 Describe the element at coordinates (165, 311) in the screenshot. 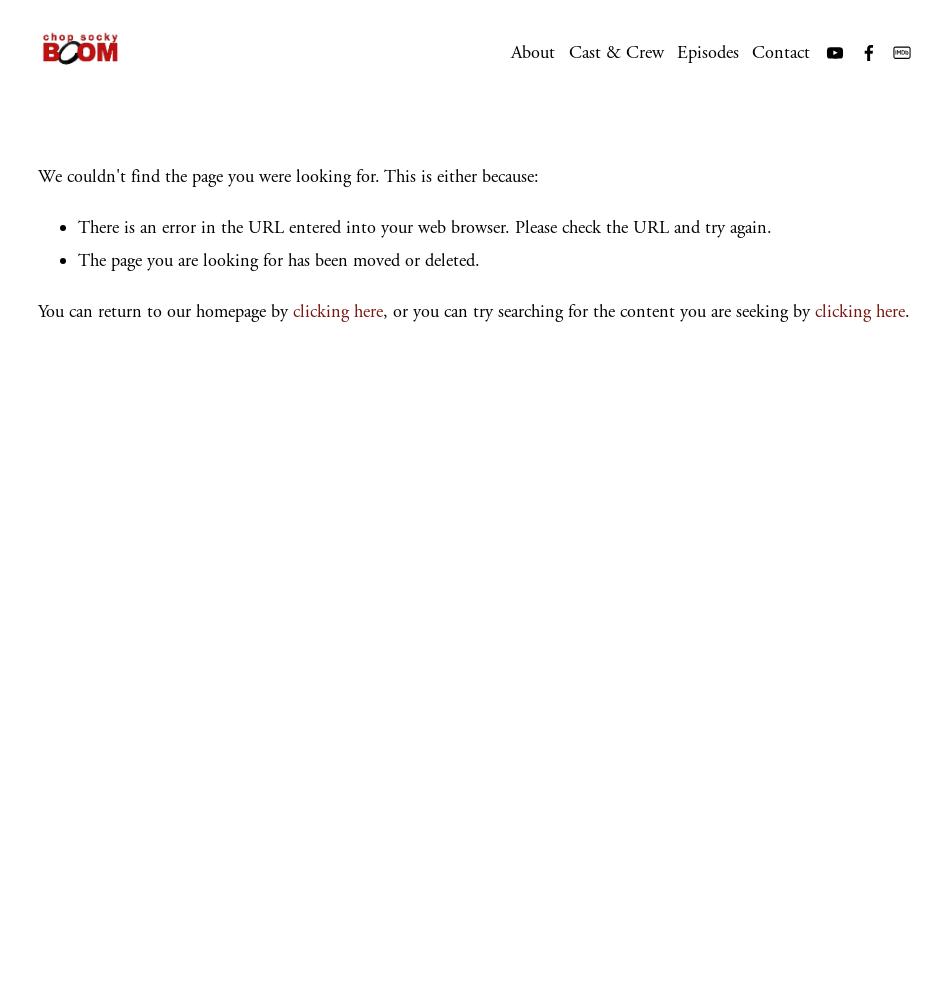

I see `'You can return to our homepage by'` at that location.